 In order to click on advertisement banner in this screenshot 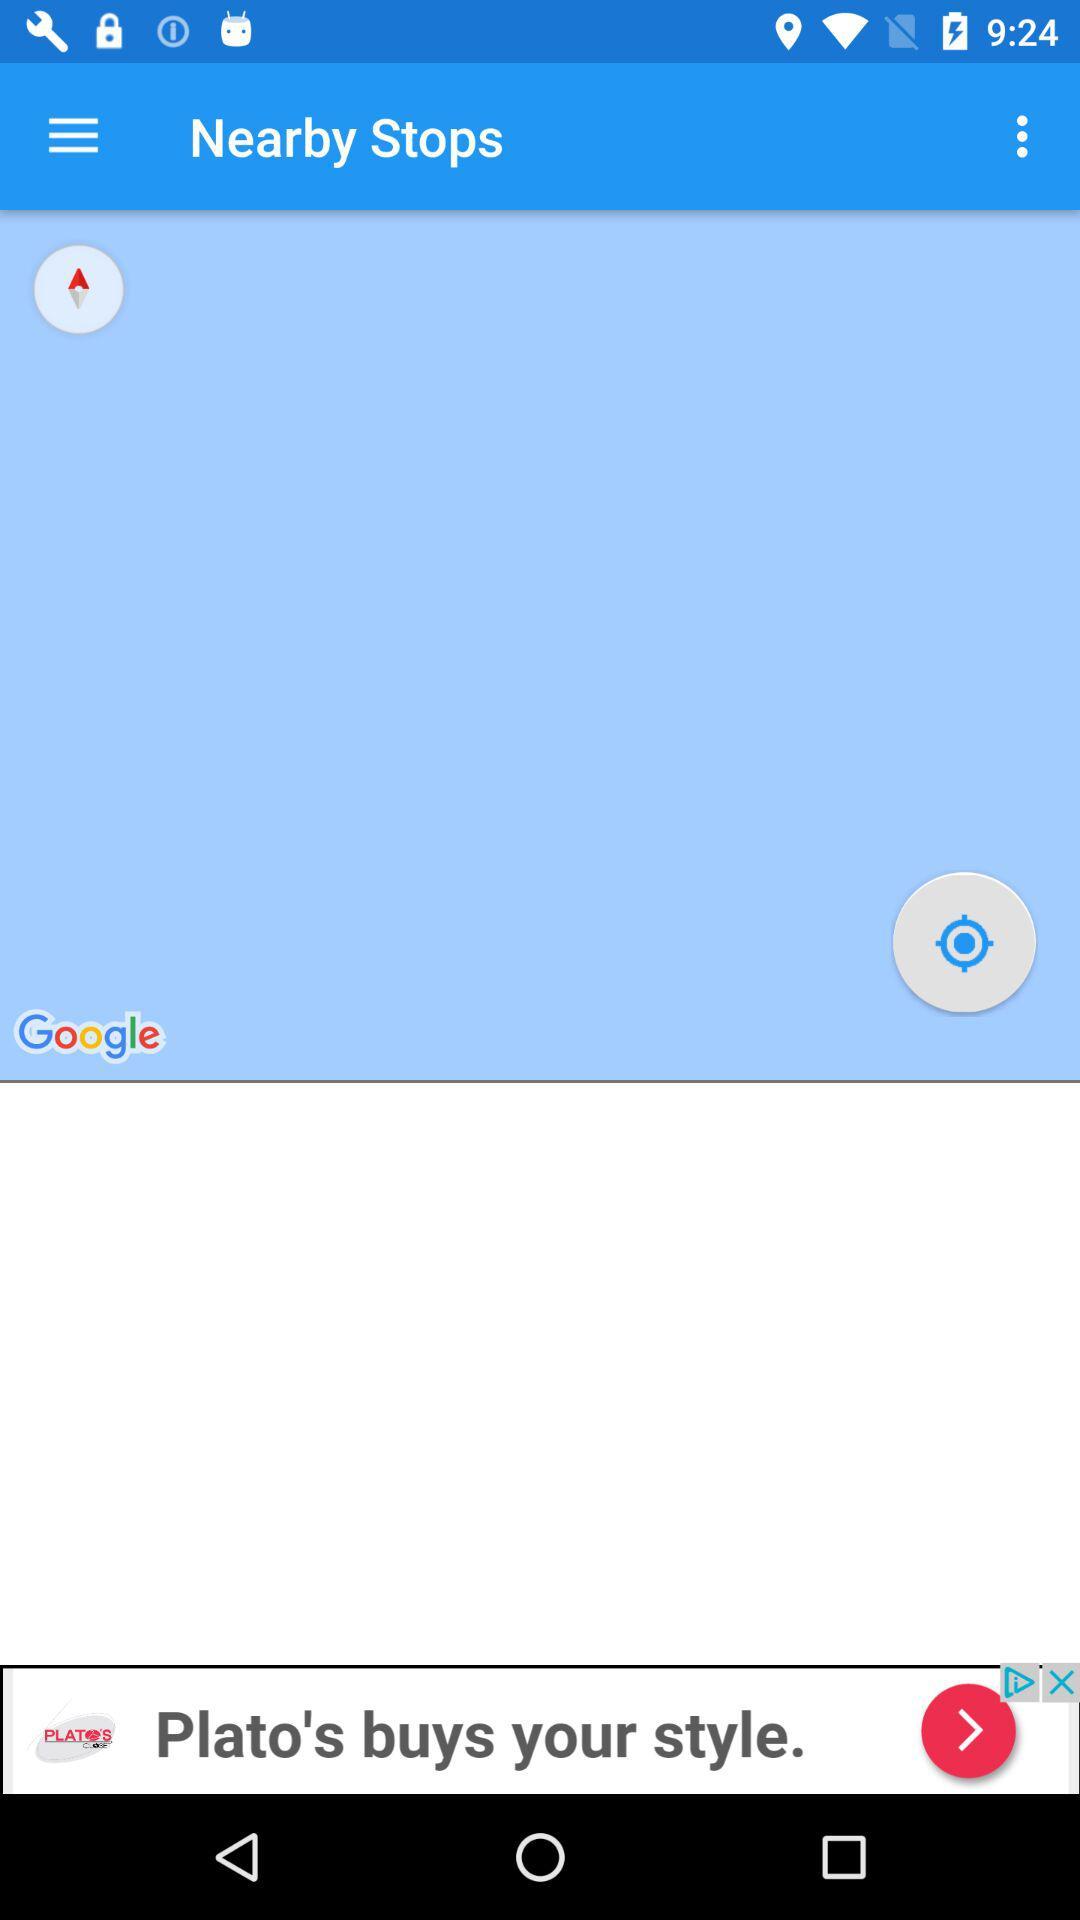, I will do `click(540, 1727)`.